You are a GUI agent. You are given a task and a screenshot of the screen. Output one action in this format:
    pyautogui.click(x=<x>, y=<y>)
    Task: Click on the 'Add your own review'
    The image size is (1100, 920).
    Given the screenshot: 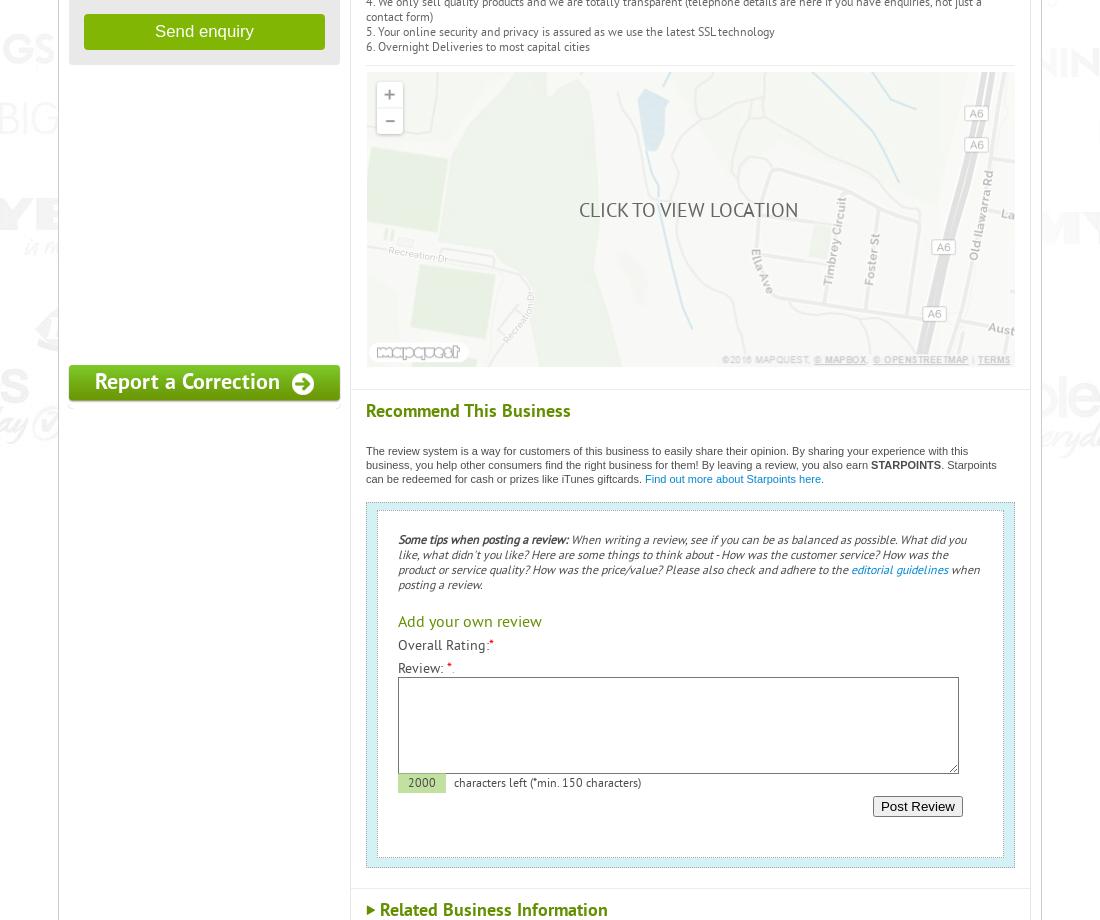 What is the action you would take?
    pyautogui.click(x=469, y=621)
    